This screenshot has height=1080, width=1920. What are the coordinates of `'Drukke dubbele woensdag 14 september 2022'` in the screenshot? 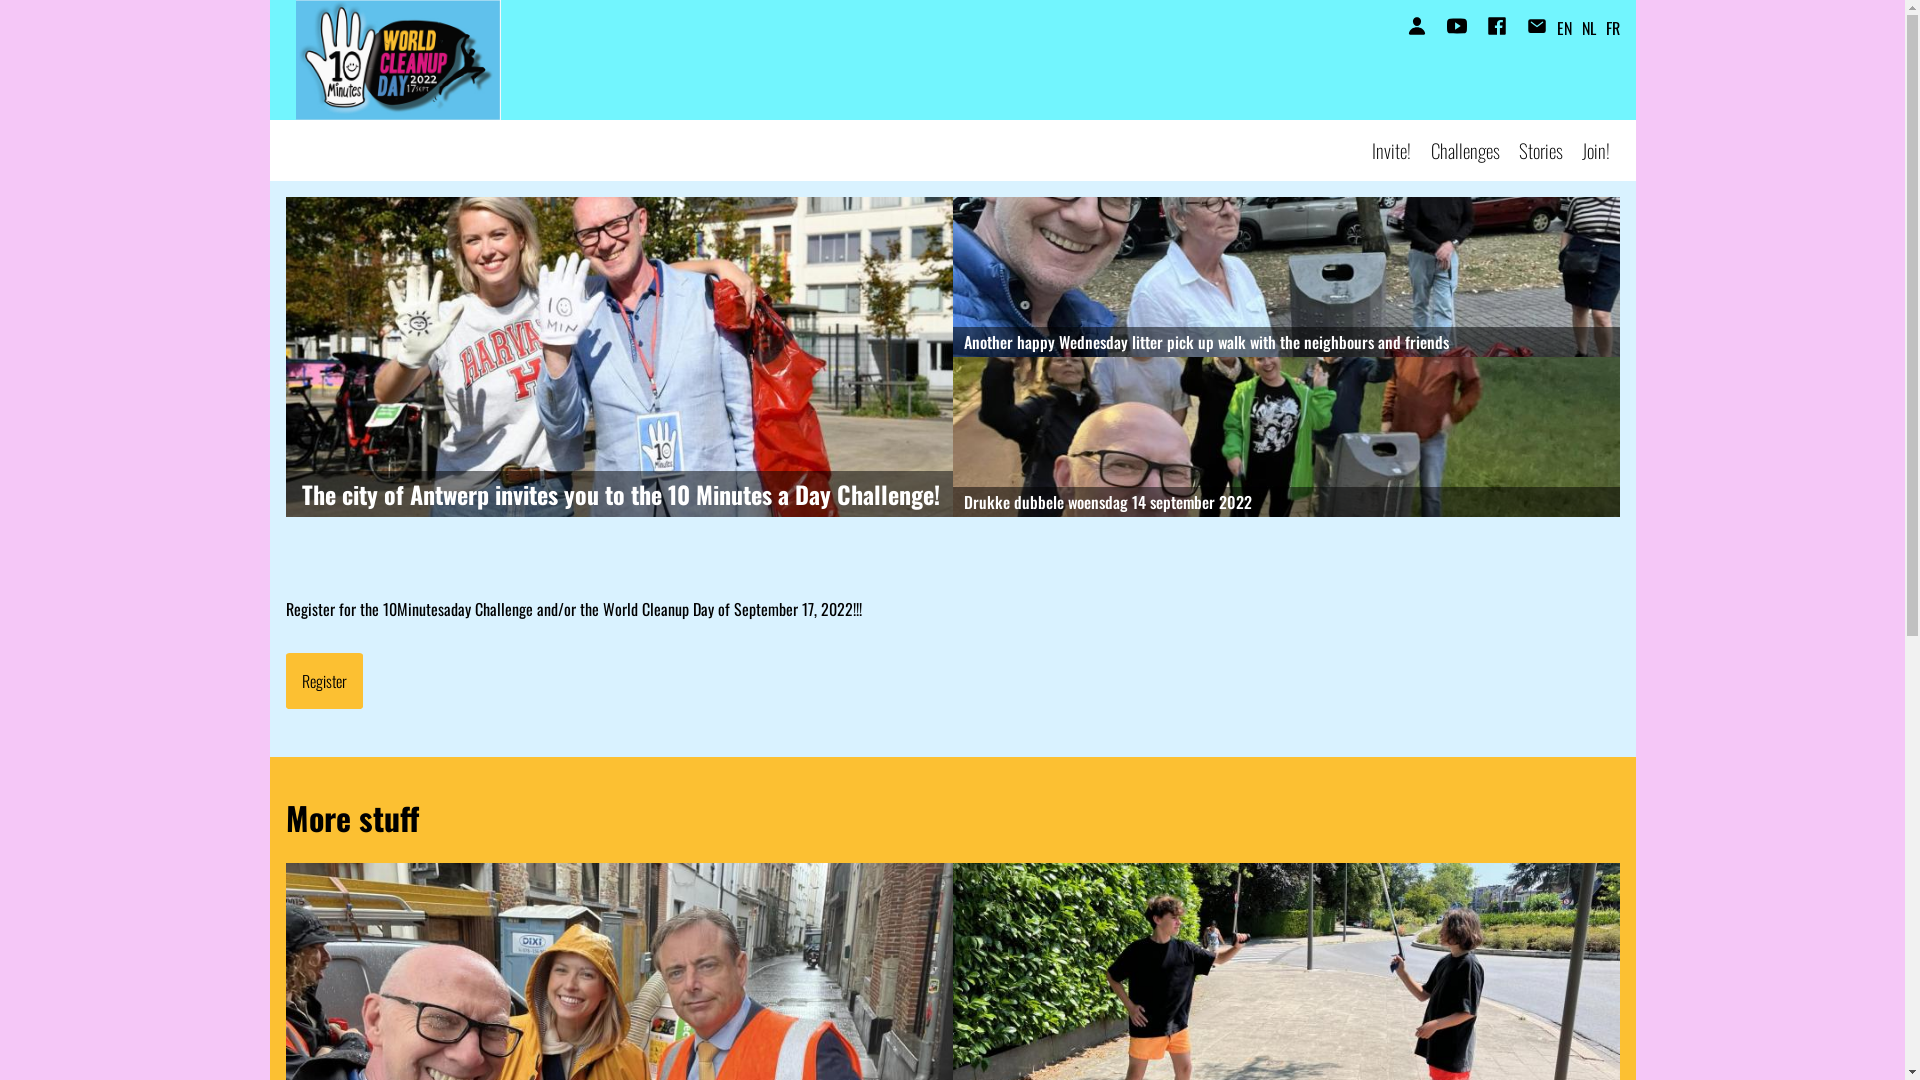 It's located at (1285, 435).